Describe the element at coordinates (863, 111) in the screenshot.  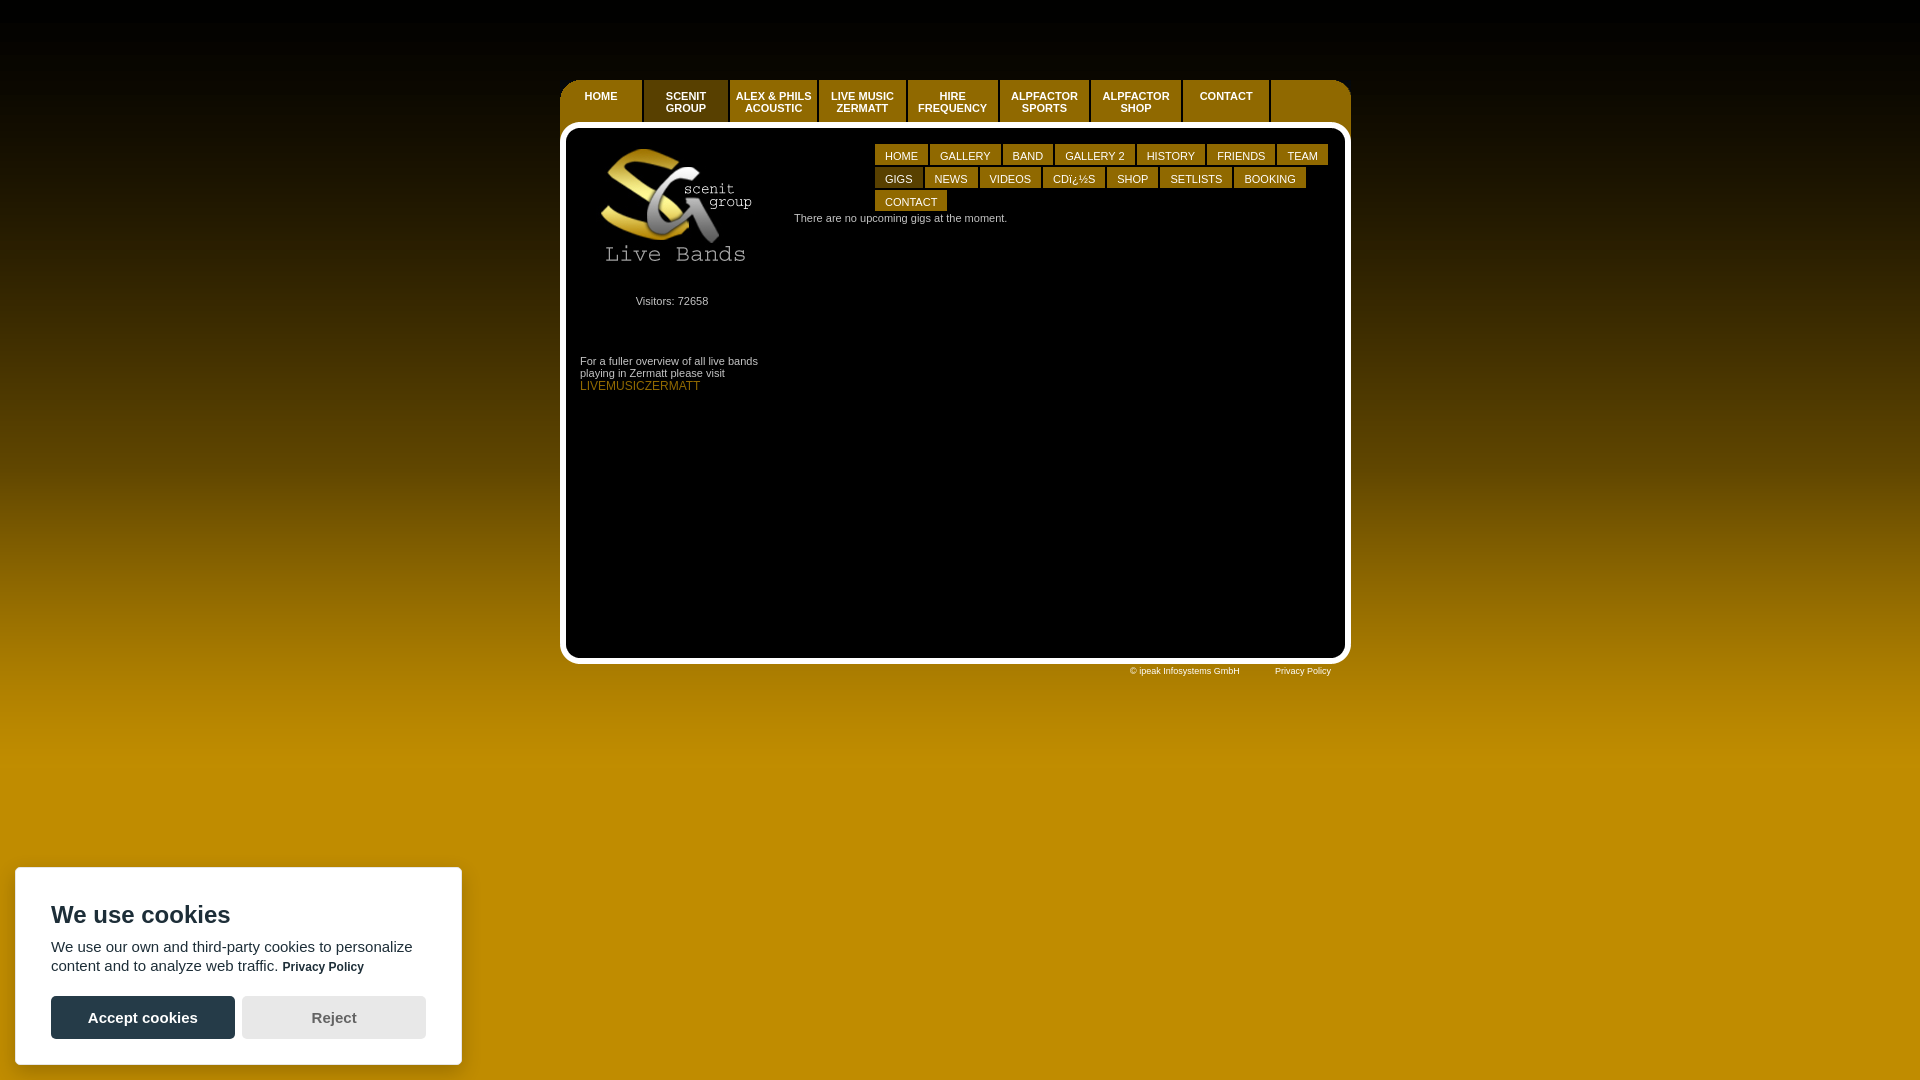
I see `'LIVE MUSIC` at that location.